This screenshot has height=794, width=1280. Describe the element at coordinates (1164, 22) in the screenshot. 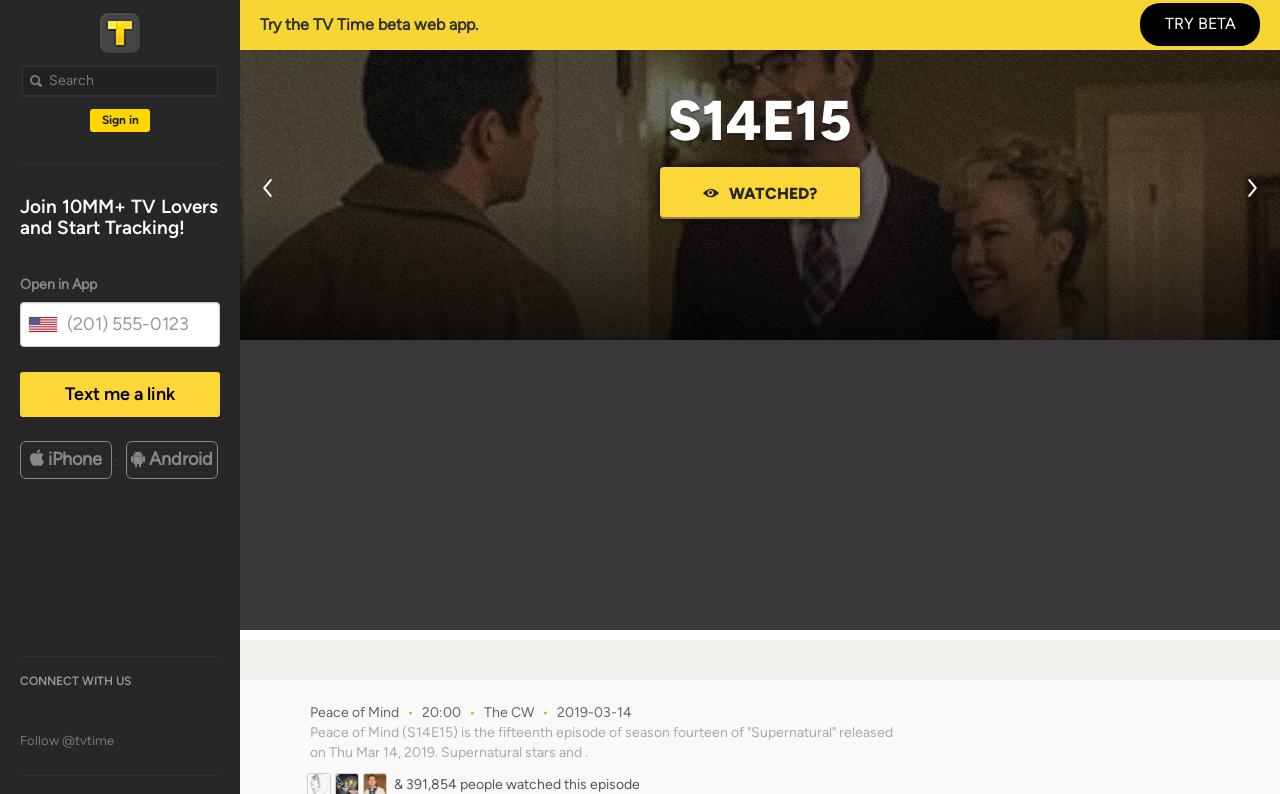

I see `'TRY BETA'` at that location.